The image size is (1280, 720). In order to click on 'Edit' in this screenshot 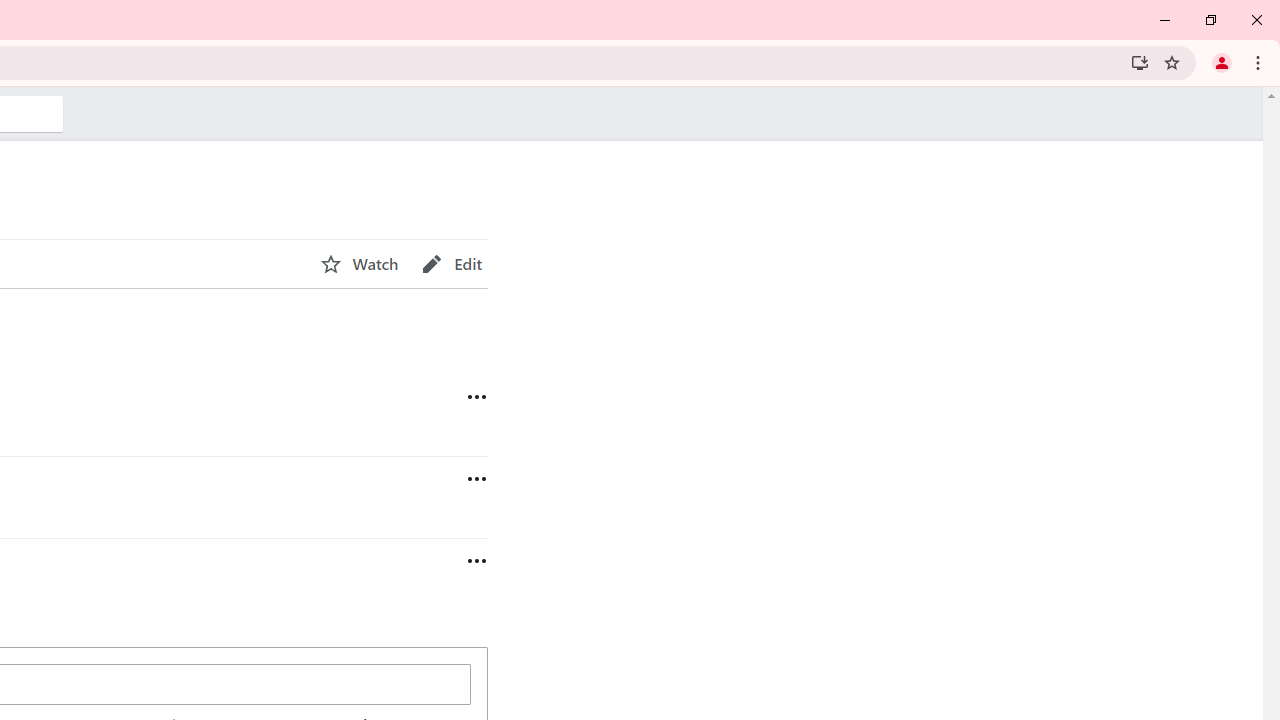, I will do `click(451, 263)`.